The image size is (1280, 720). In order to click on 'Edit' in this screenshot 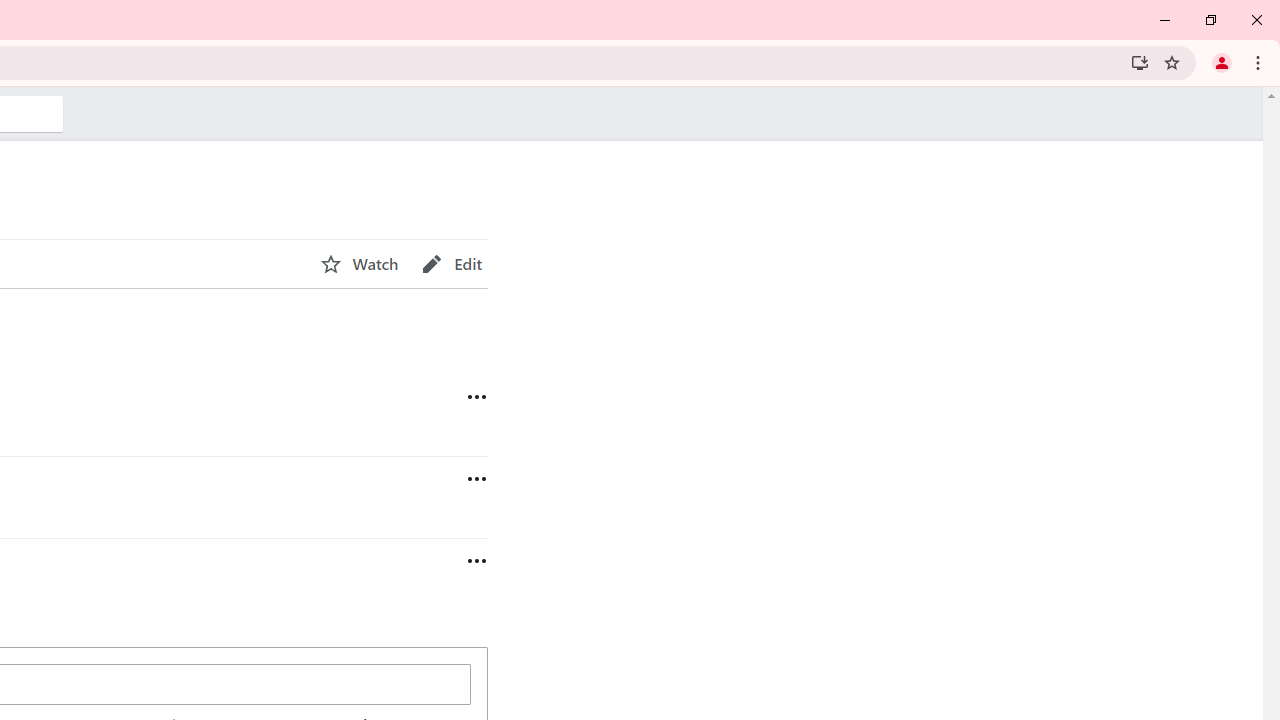, I will do `click(451, 263)`.